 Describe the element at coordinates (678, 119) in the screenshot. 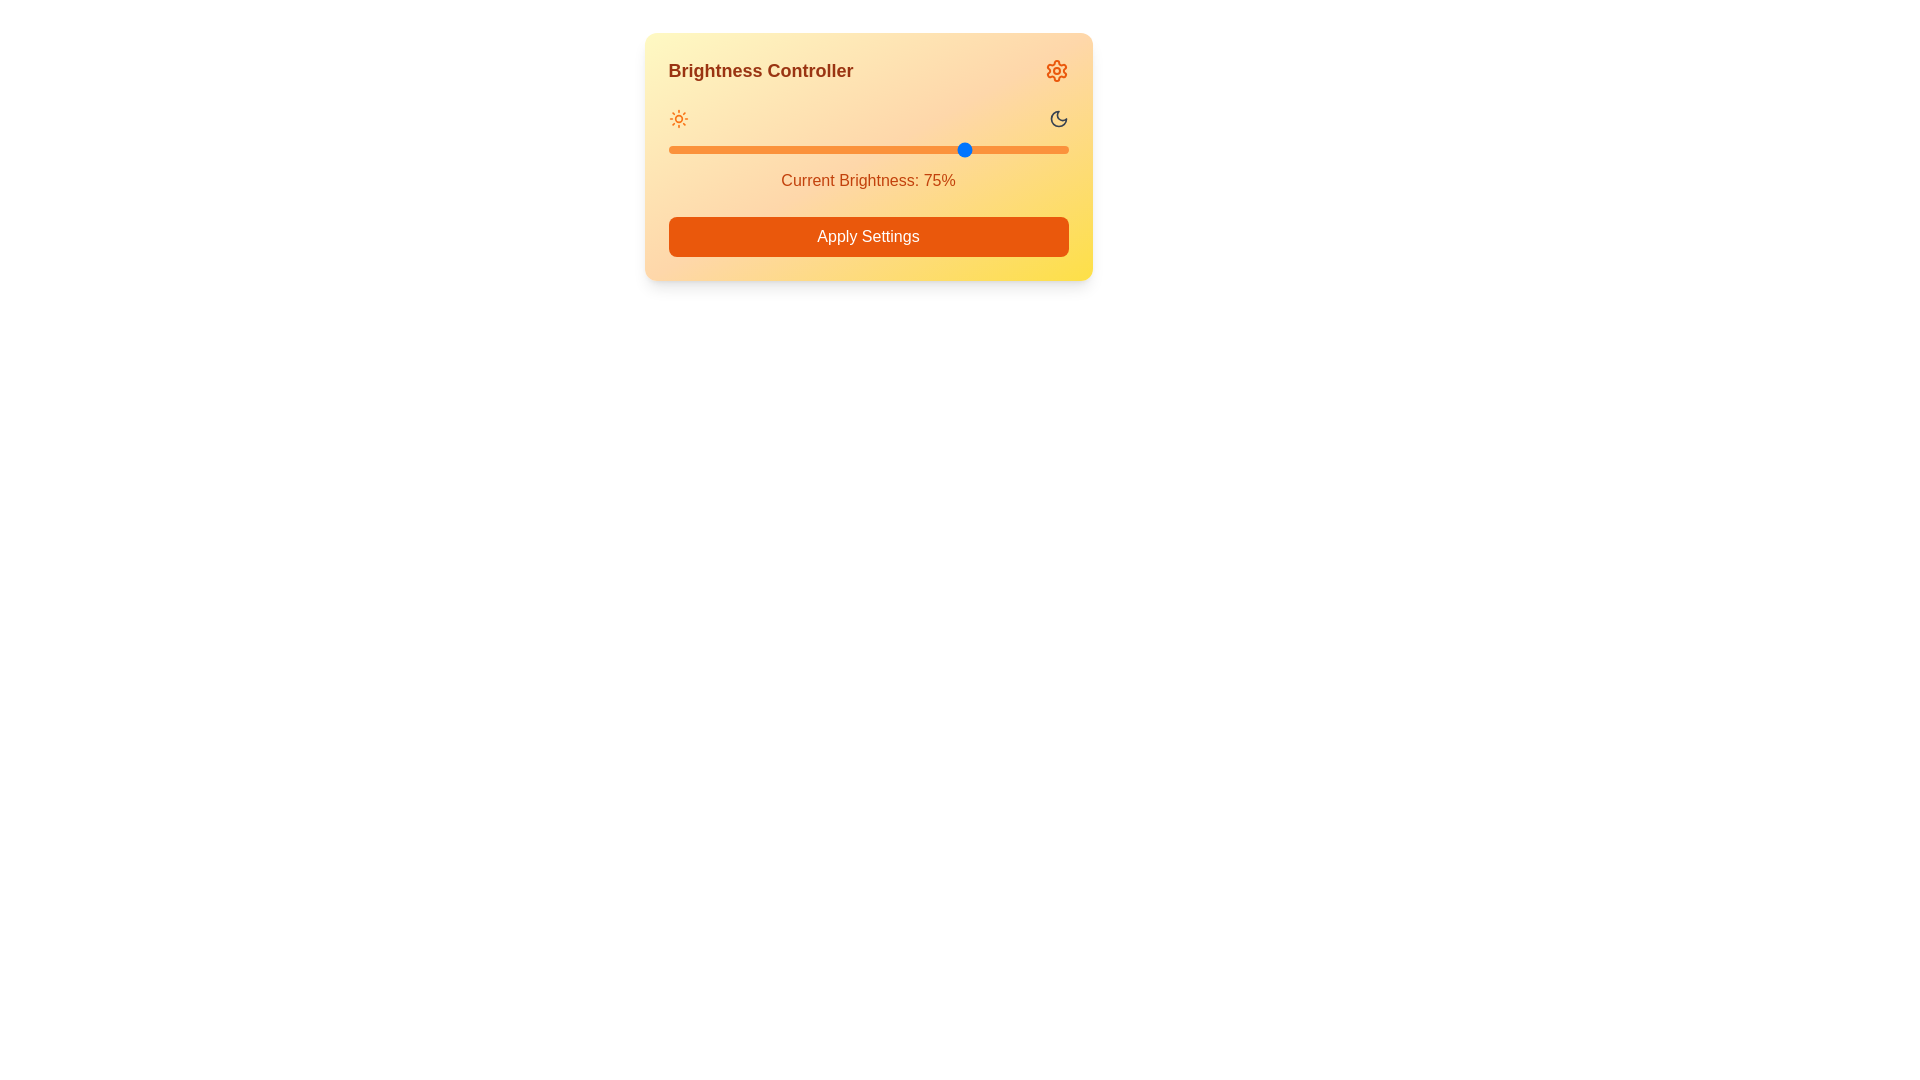

I see `the Sun icon to represent brightness extremes` at that location.